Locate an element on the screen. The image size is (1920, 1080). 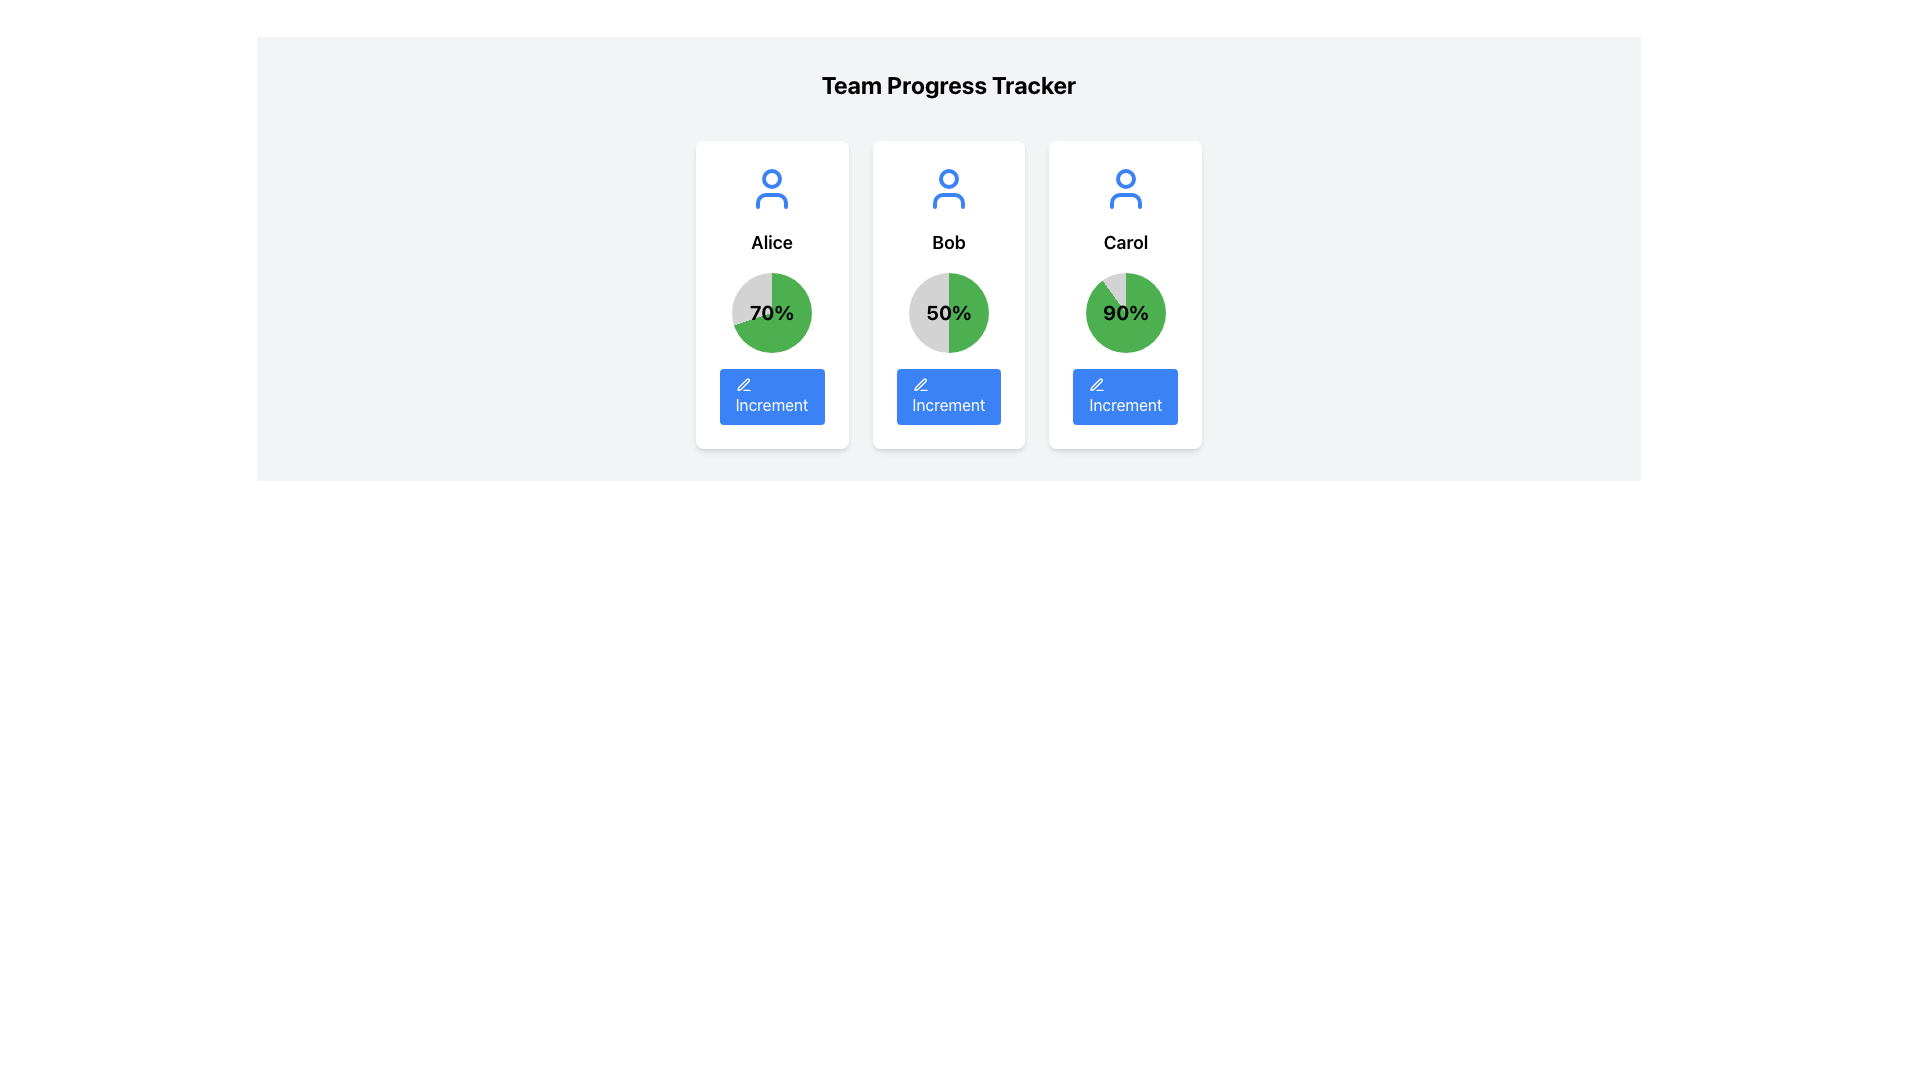
the blue person icon, which is outlined and positioned at the top center of the card labeled 'Bob', aligned above the text 'Bob' and the percentage display '50%' is located at coordinates (948, 189).